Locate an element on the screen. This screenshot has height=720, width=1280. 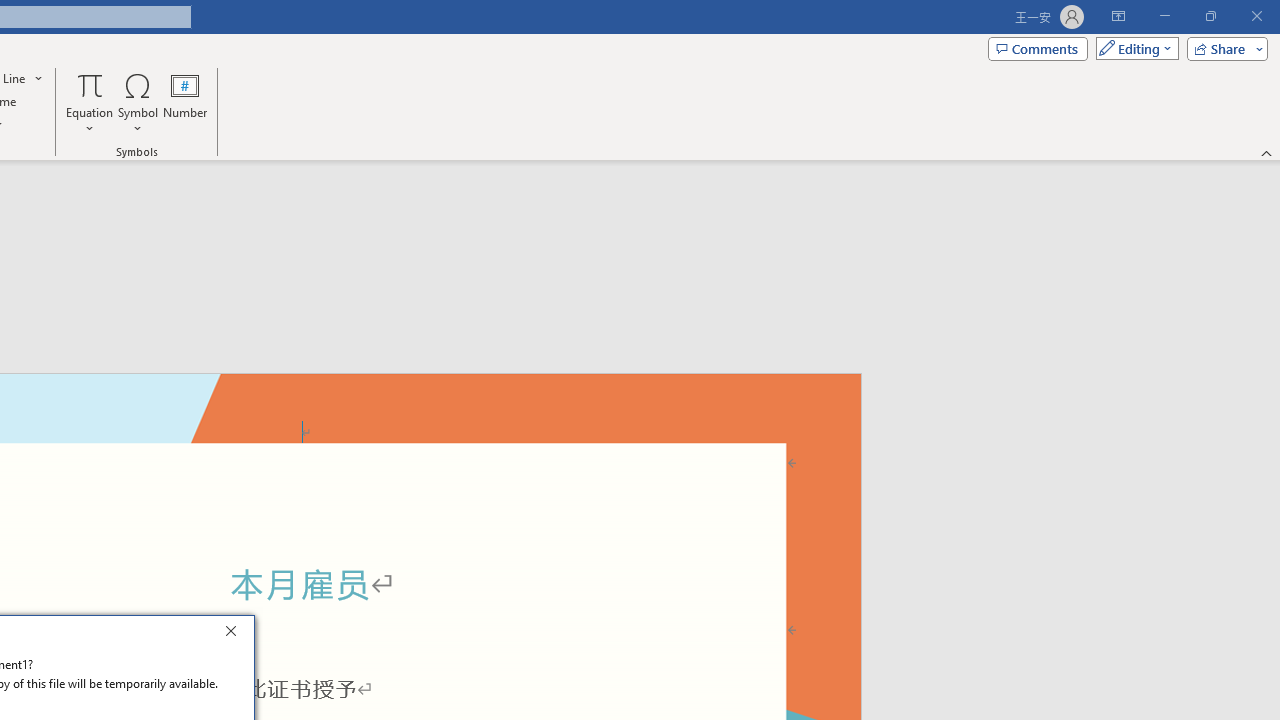
'More Options' is located at coordinates (89, 121).